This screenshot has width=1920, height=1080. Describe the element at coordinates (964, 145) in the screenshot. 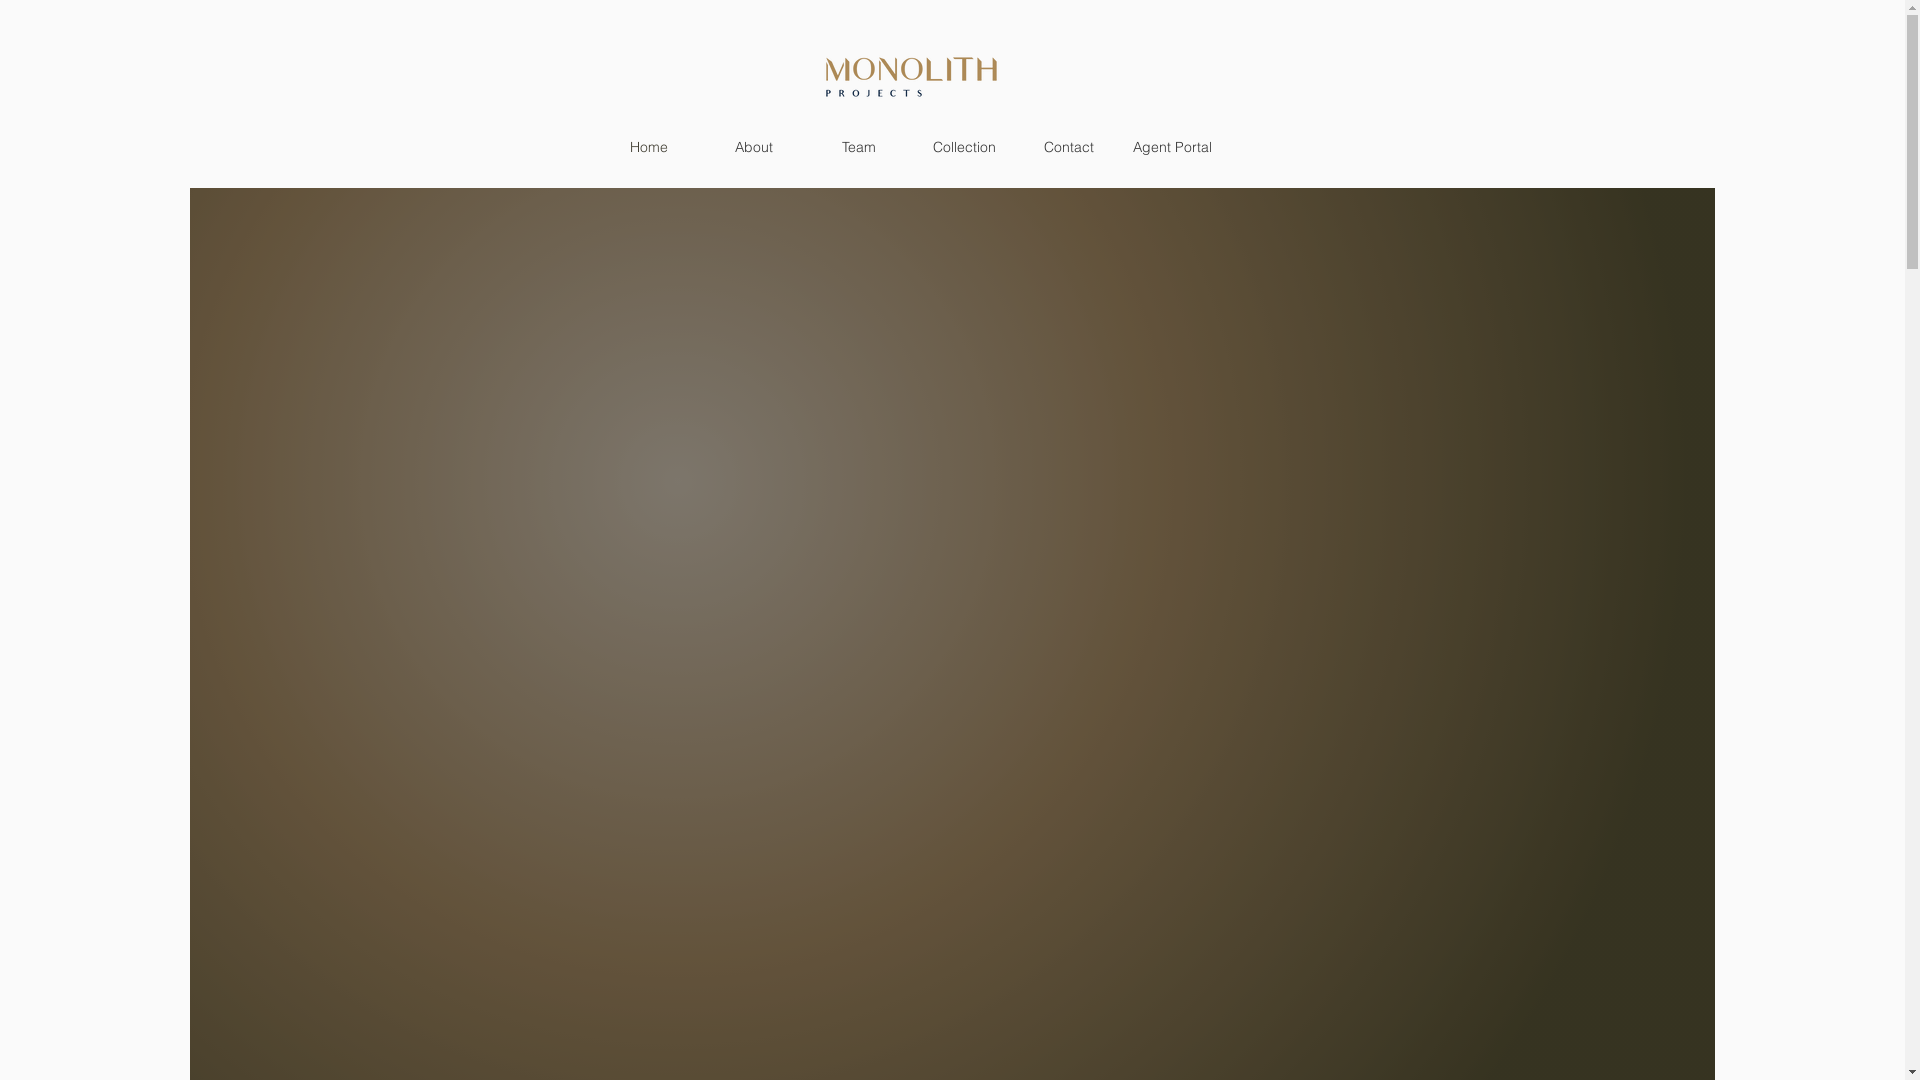

I see `'Collection'` at that location.